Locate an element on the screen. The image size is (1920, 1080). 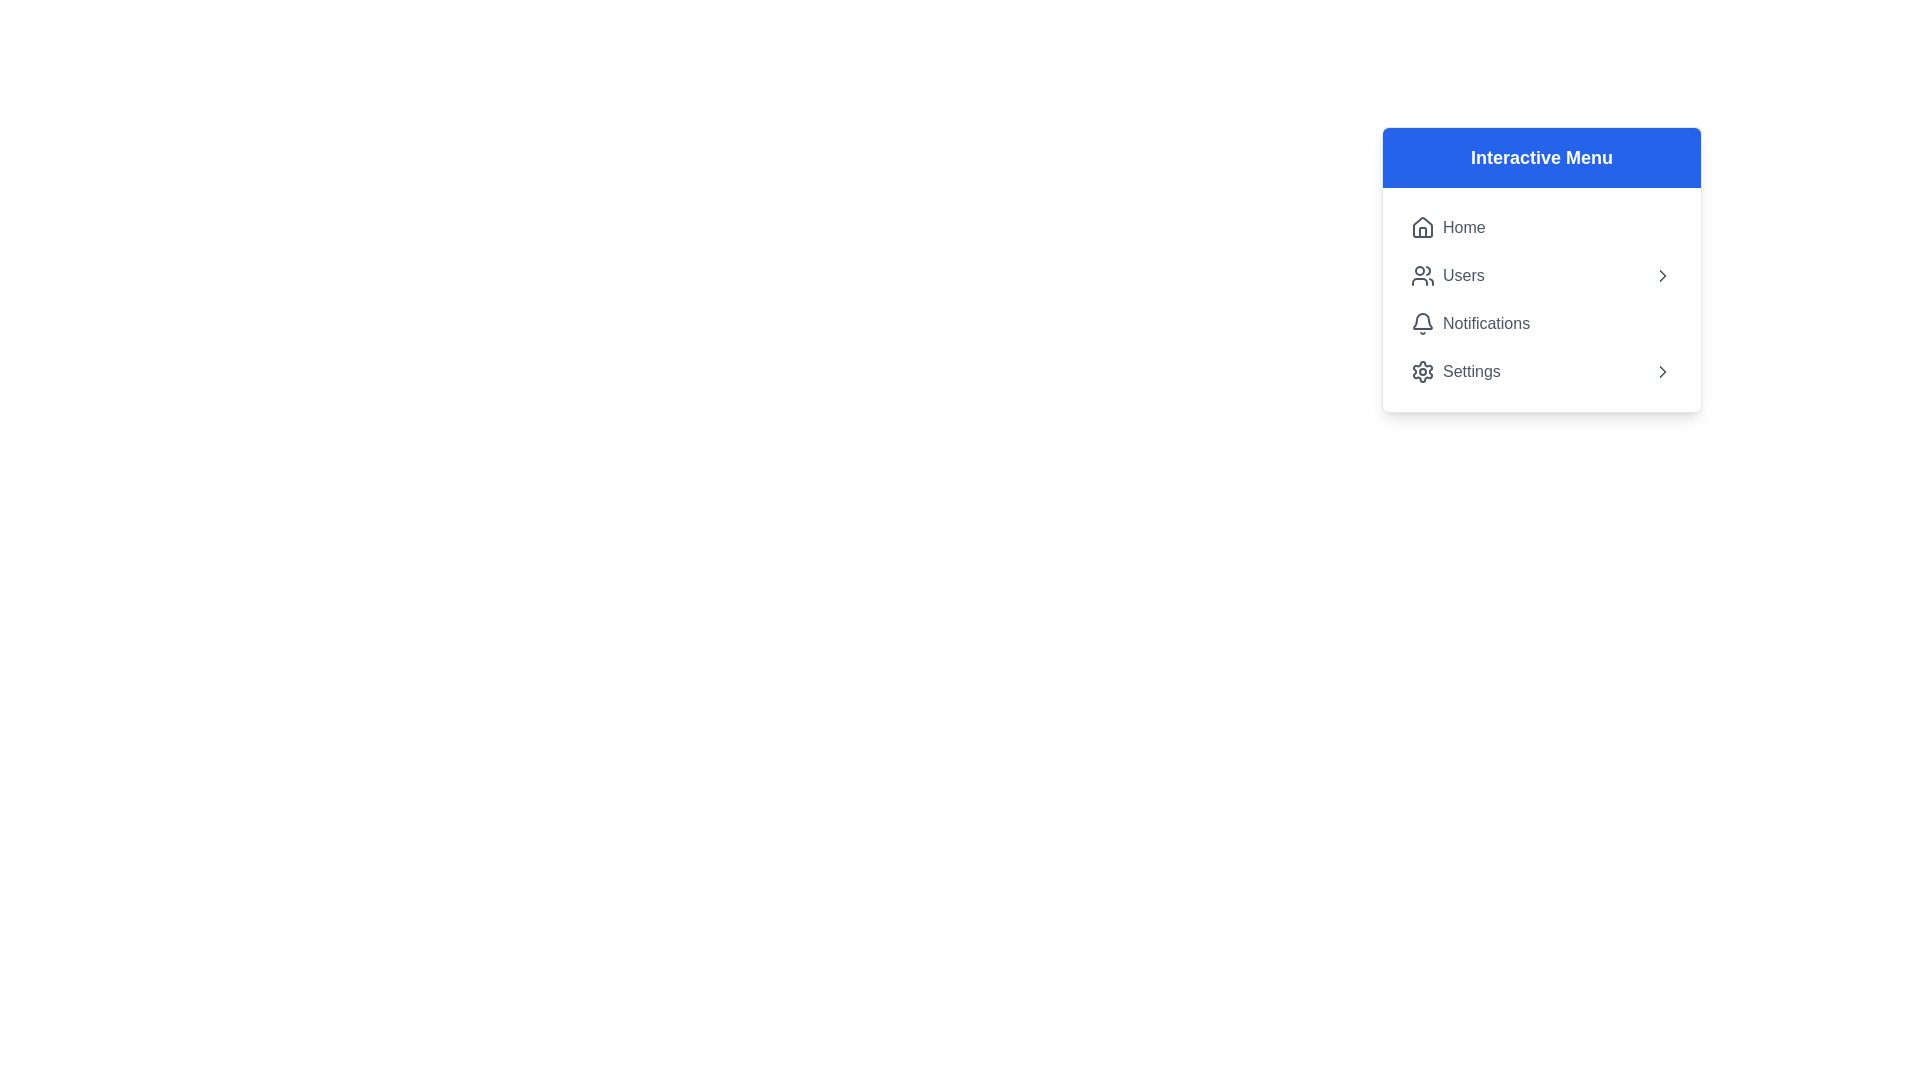
the Home menu option icon in the Interactive Menu interface using keyboard shortcuts is located at coordinates (1421, 226).